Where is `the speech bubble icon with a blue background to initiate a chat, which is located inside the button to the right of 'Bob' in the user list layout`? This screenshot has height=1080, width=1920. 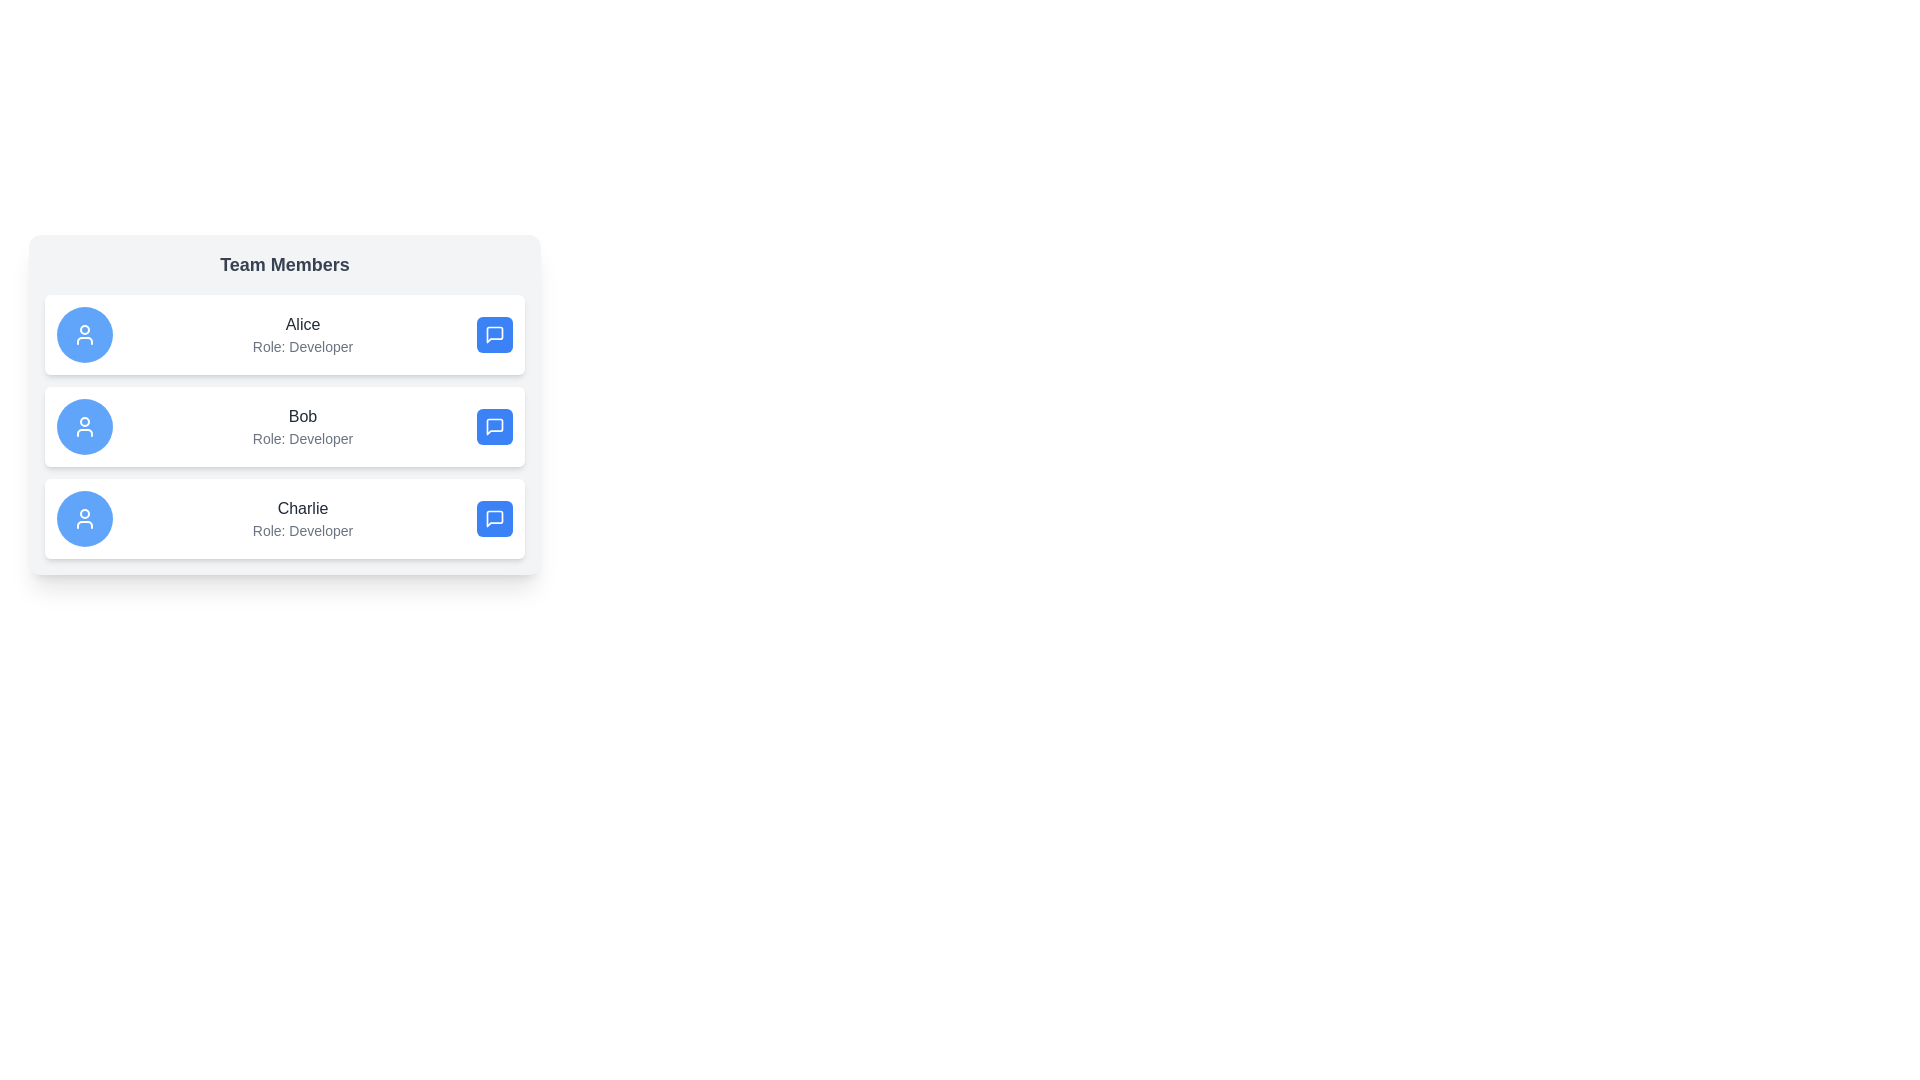
the speech bubble icon with a blue background to initiate a chat, which is located inside the button to the right of 'Bob' in the user list layout is located at coordinates (494, 426).